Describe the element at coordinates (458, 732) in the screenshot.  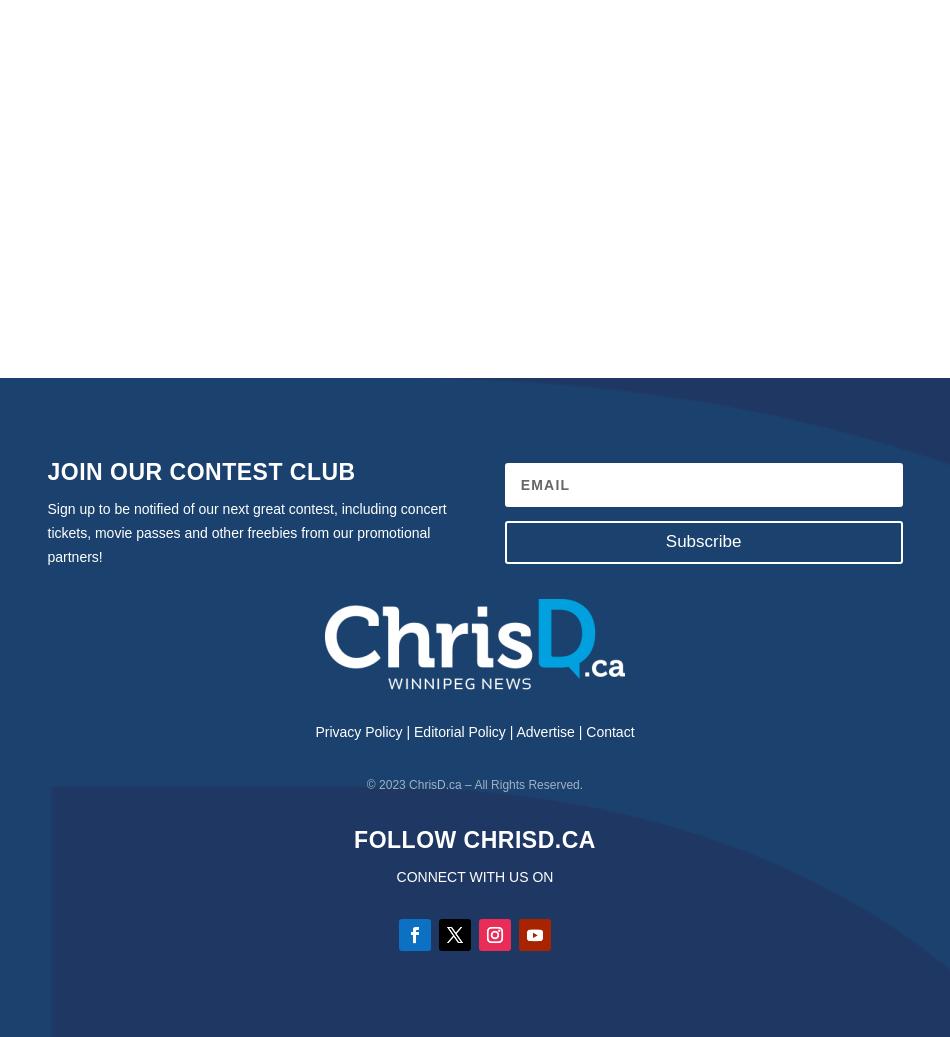
I see `'Editorial Policy'` at that location.